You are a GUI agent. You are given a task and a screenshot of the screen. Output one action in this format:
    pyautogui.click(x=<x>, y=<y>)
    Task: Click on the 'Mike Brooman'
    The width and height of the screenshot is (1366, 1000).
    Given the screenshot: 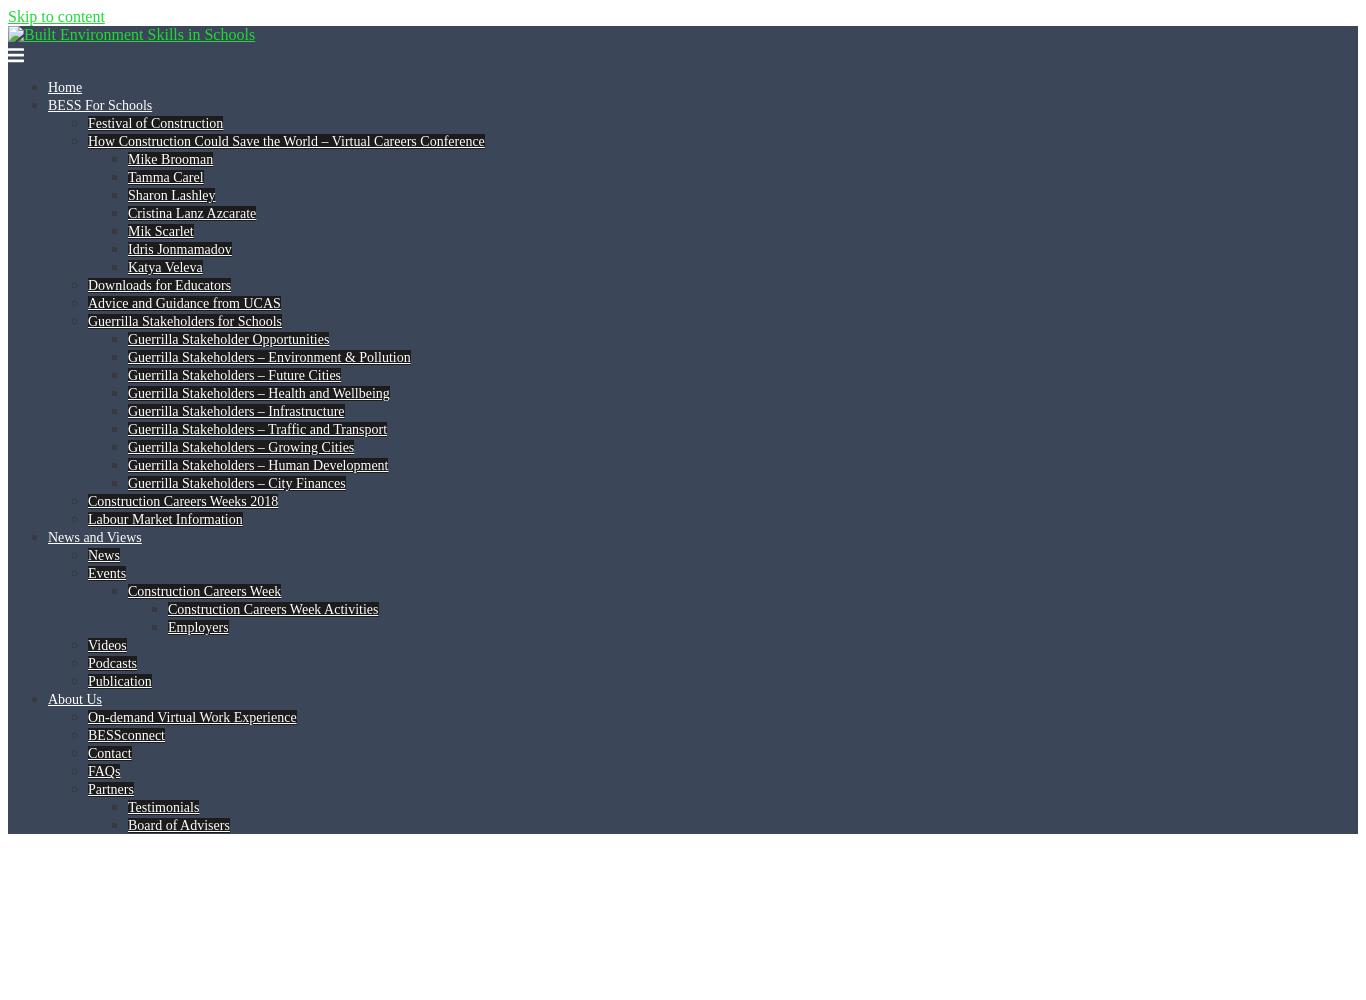 What is the action you would take?
    pyautogui.click(x=169, y=159)
    